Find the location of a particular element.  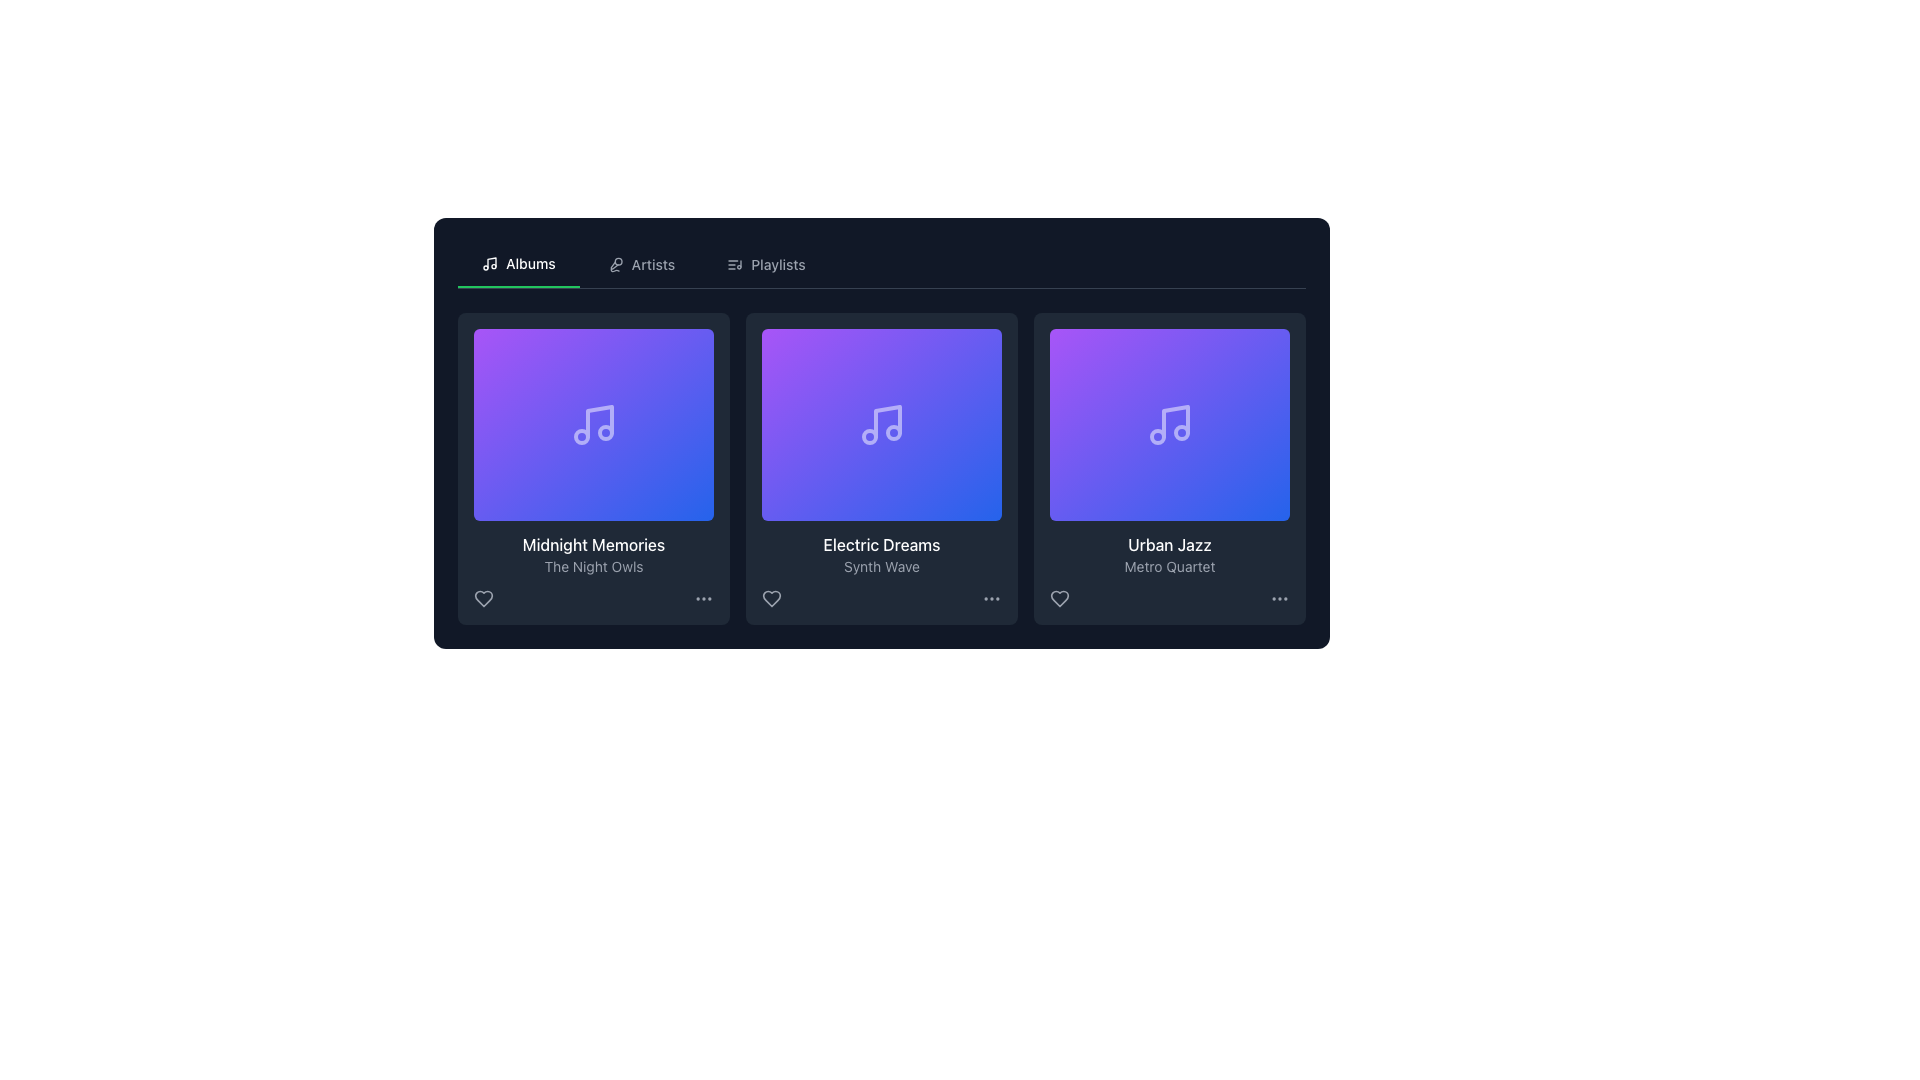

the 'Artists' navigation tab is located at coordinates (641, 264).